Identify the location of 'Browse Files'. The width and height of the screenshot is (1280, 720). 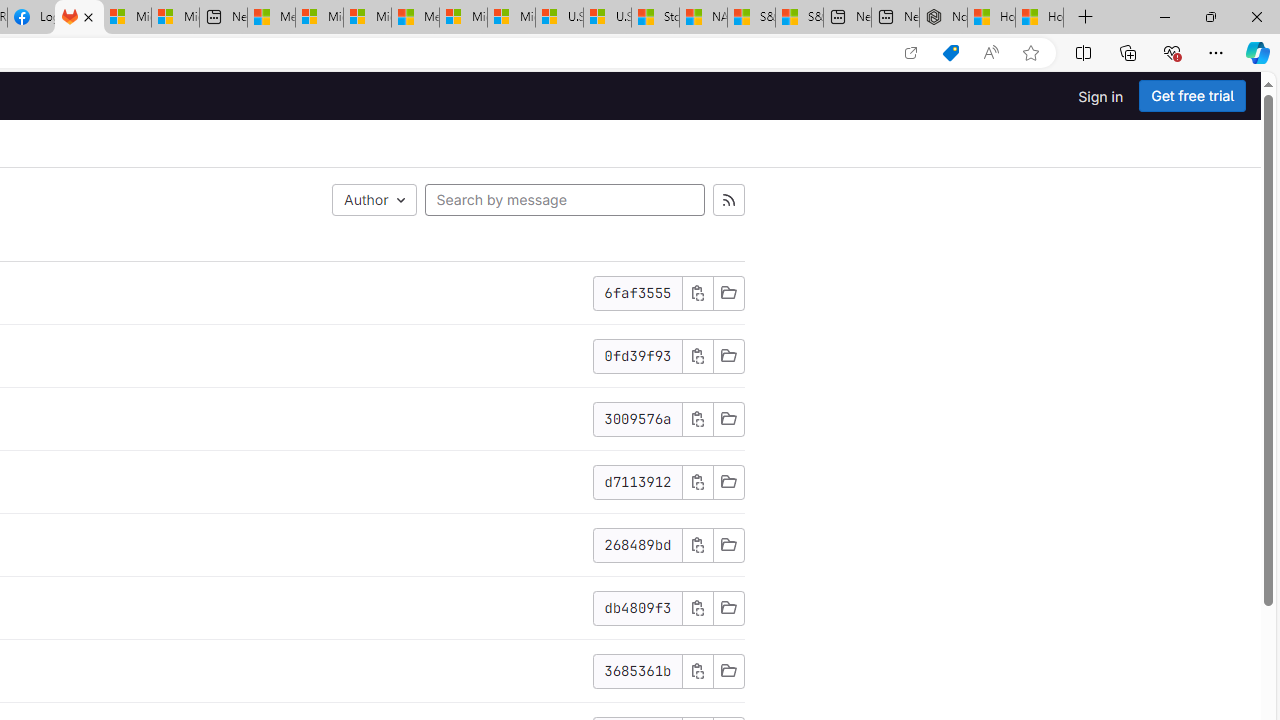
(727, 671).